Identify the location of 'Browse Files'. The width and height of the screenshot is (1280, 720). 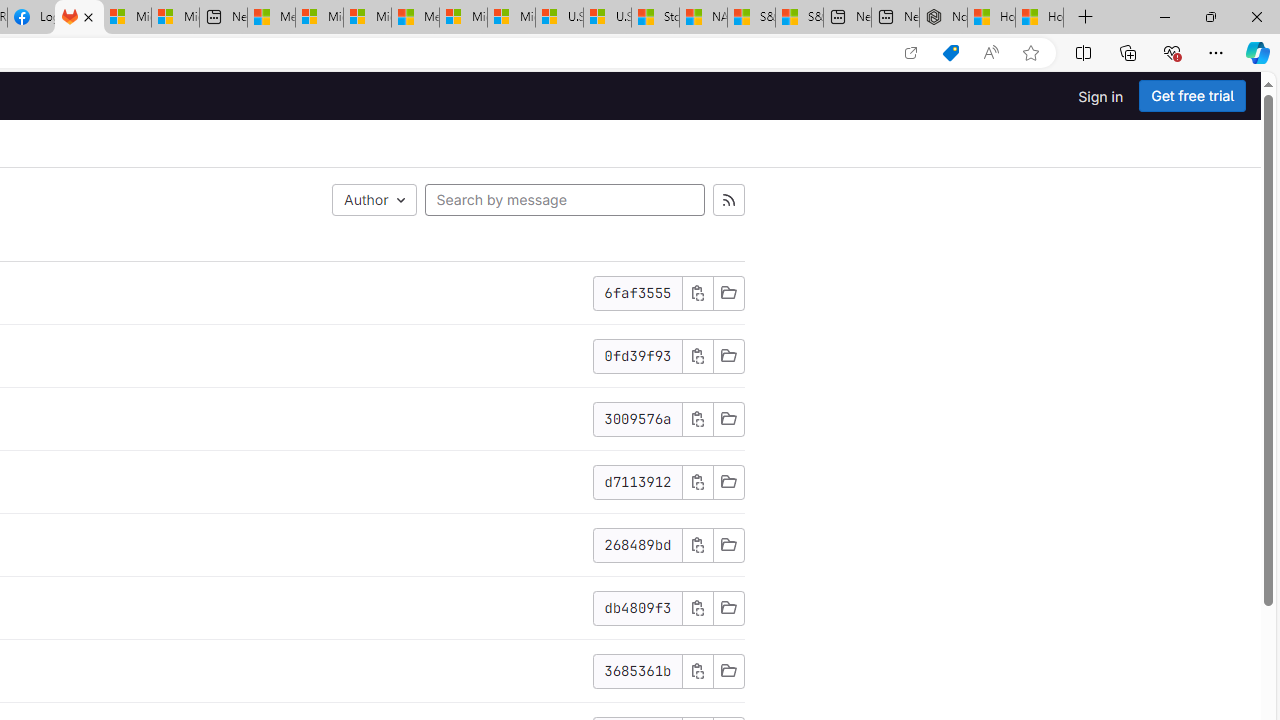
(727, 671).